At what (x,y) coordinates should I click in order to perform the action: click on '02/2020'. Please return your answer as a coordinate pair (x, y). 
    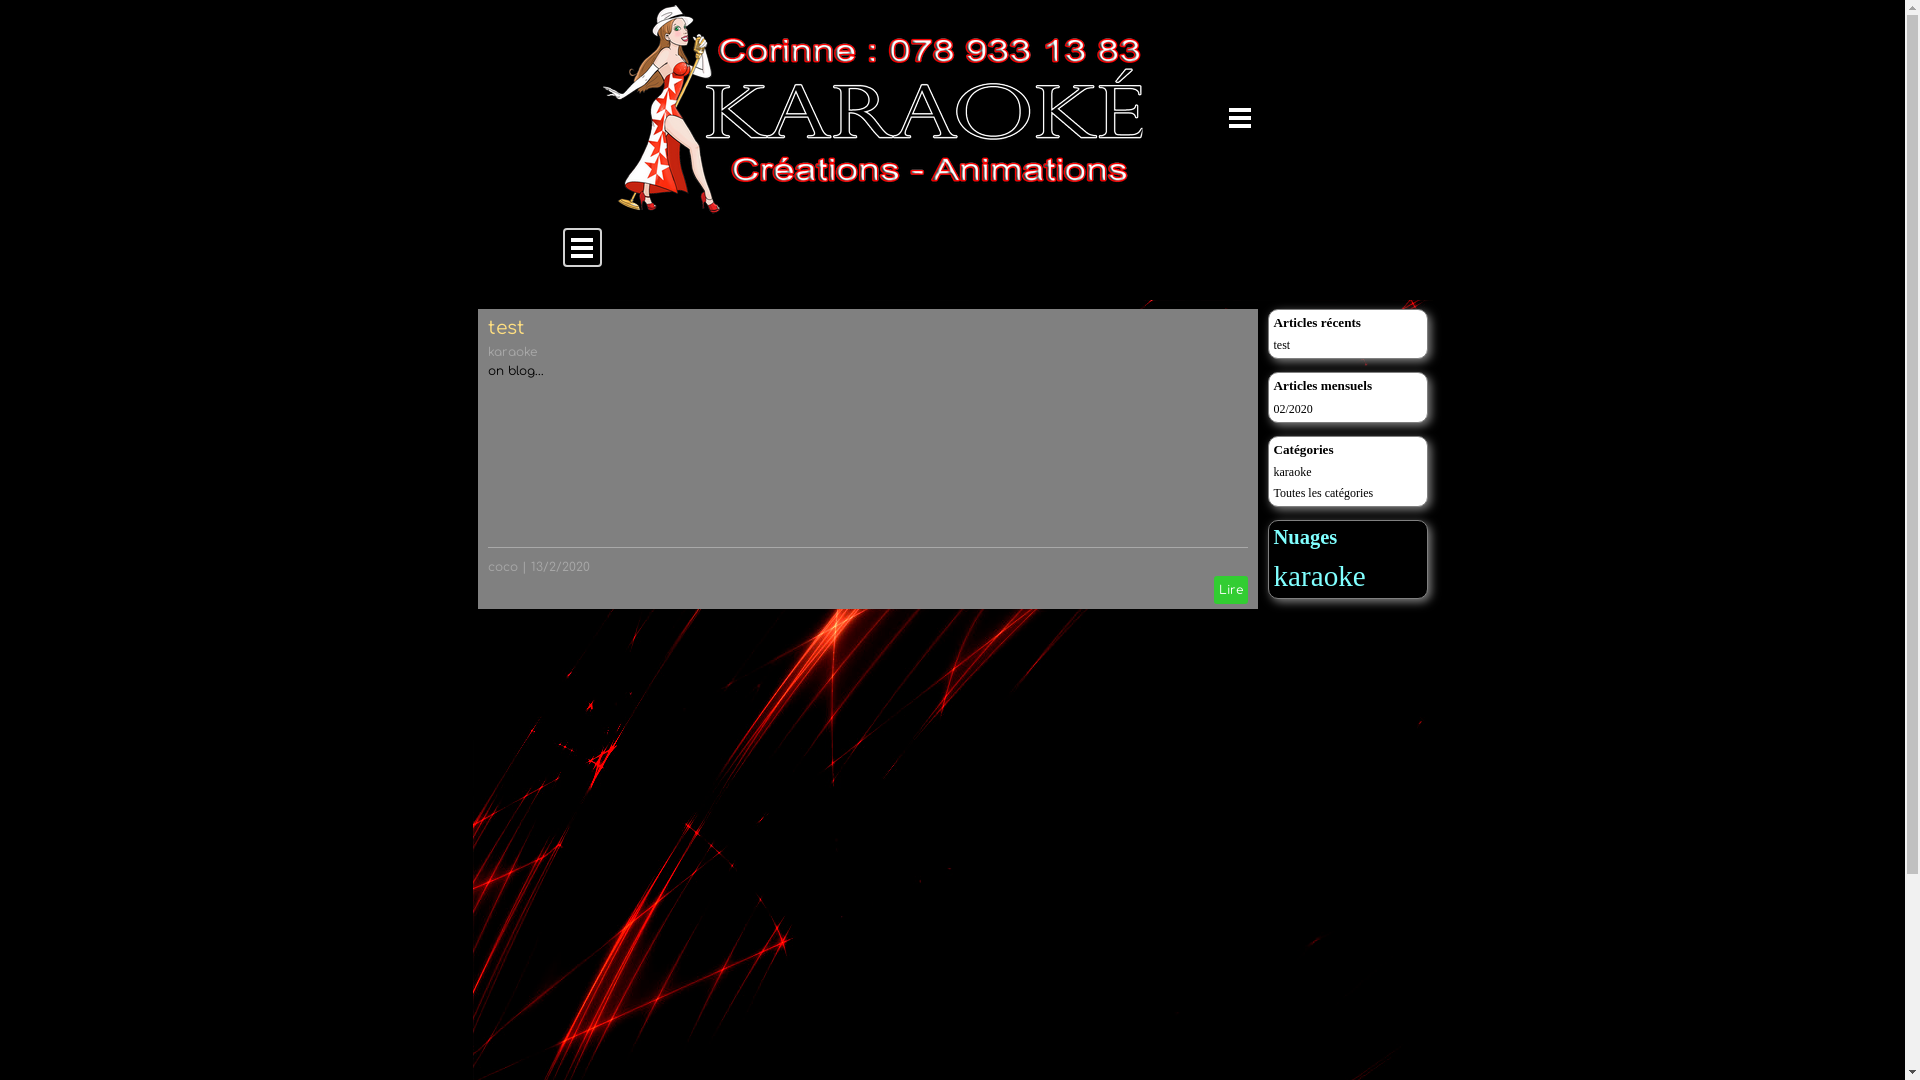
    Looking at the image, I should click on (1293, 407).